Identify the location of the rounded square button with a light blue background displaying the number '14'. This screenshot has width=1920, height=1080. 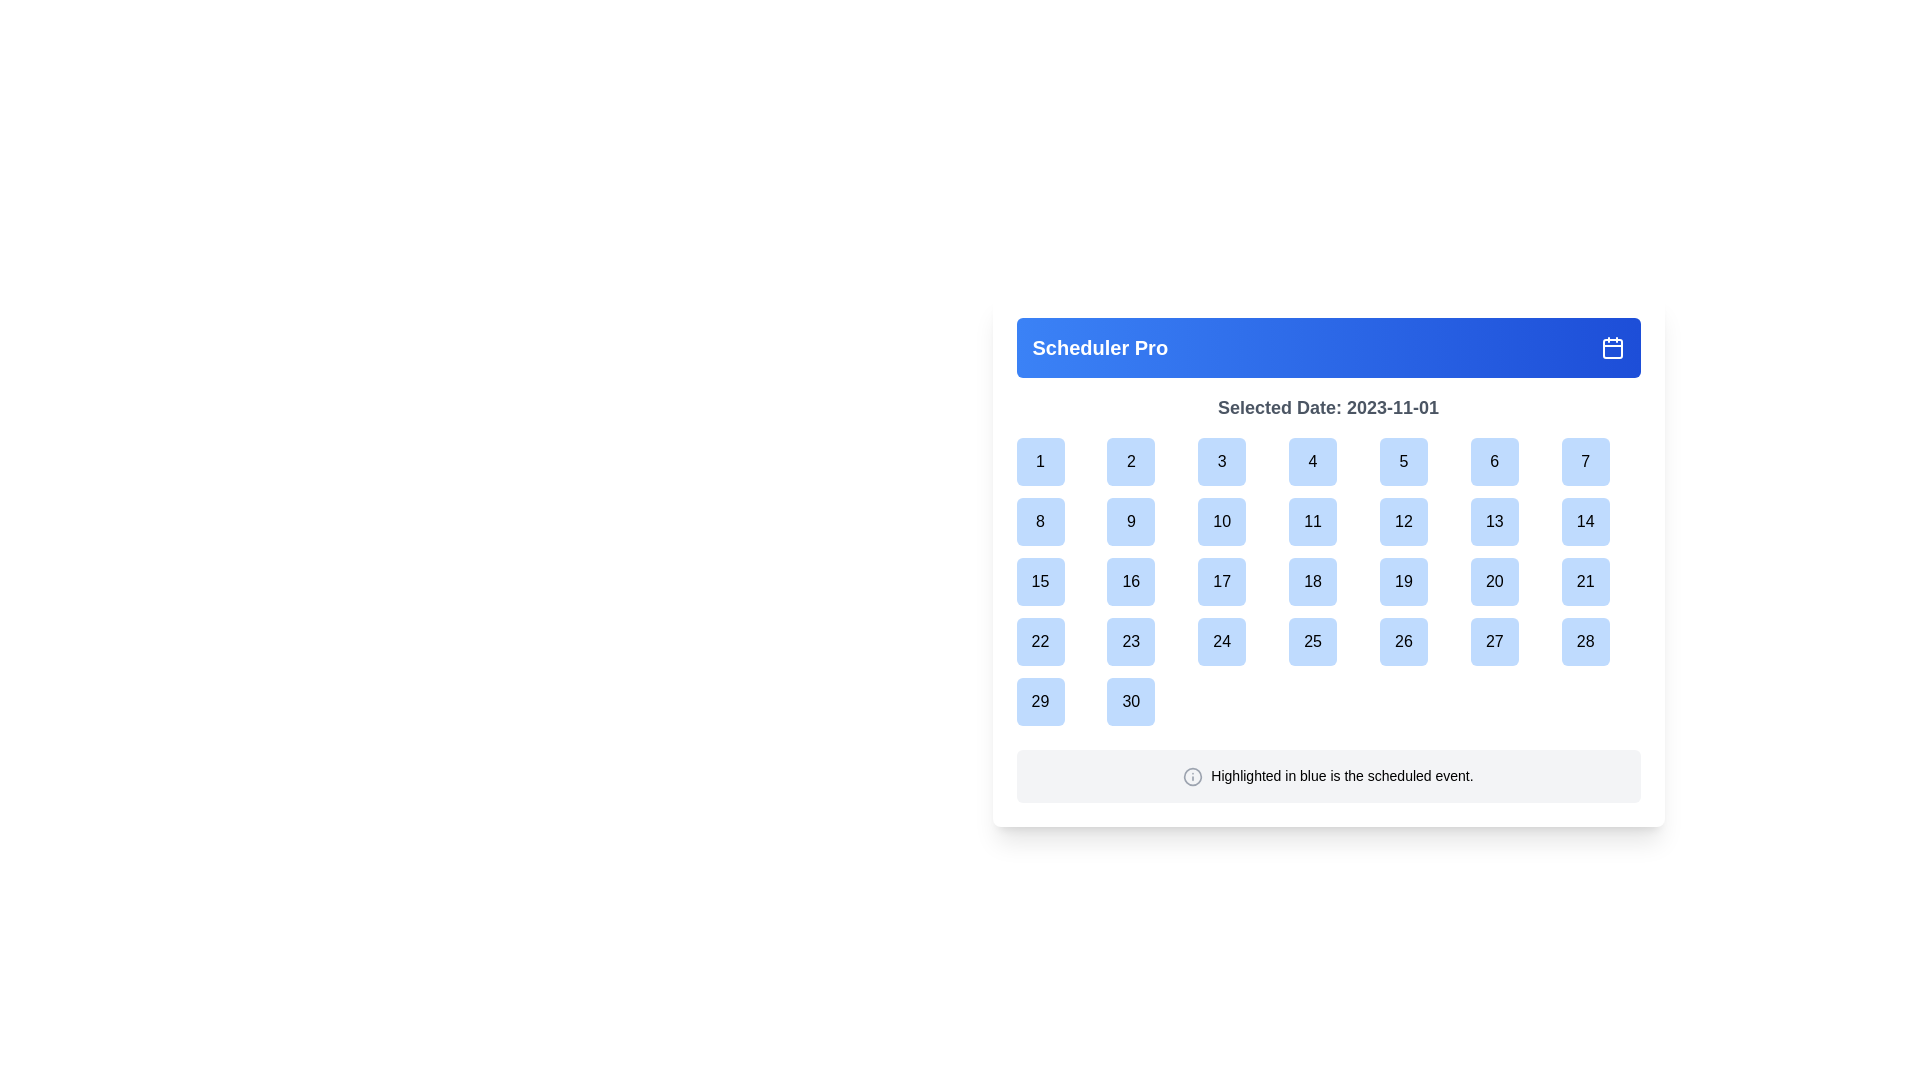
(1584, 520).